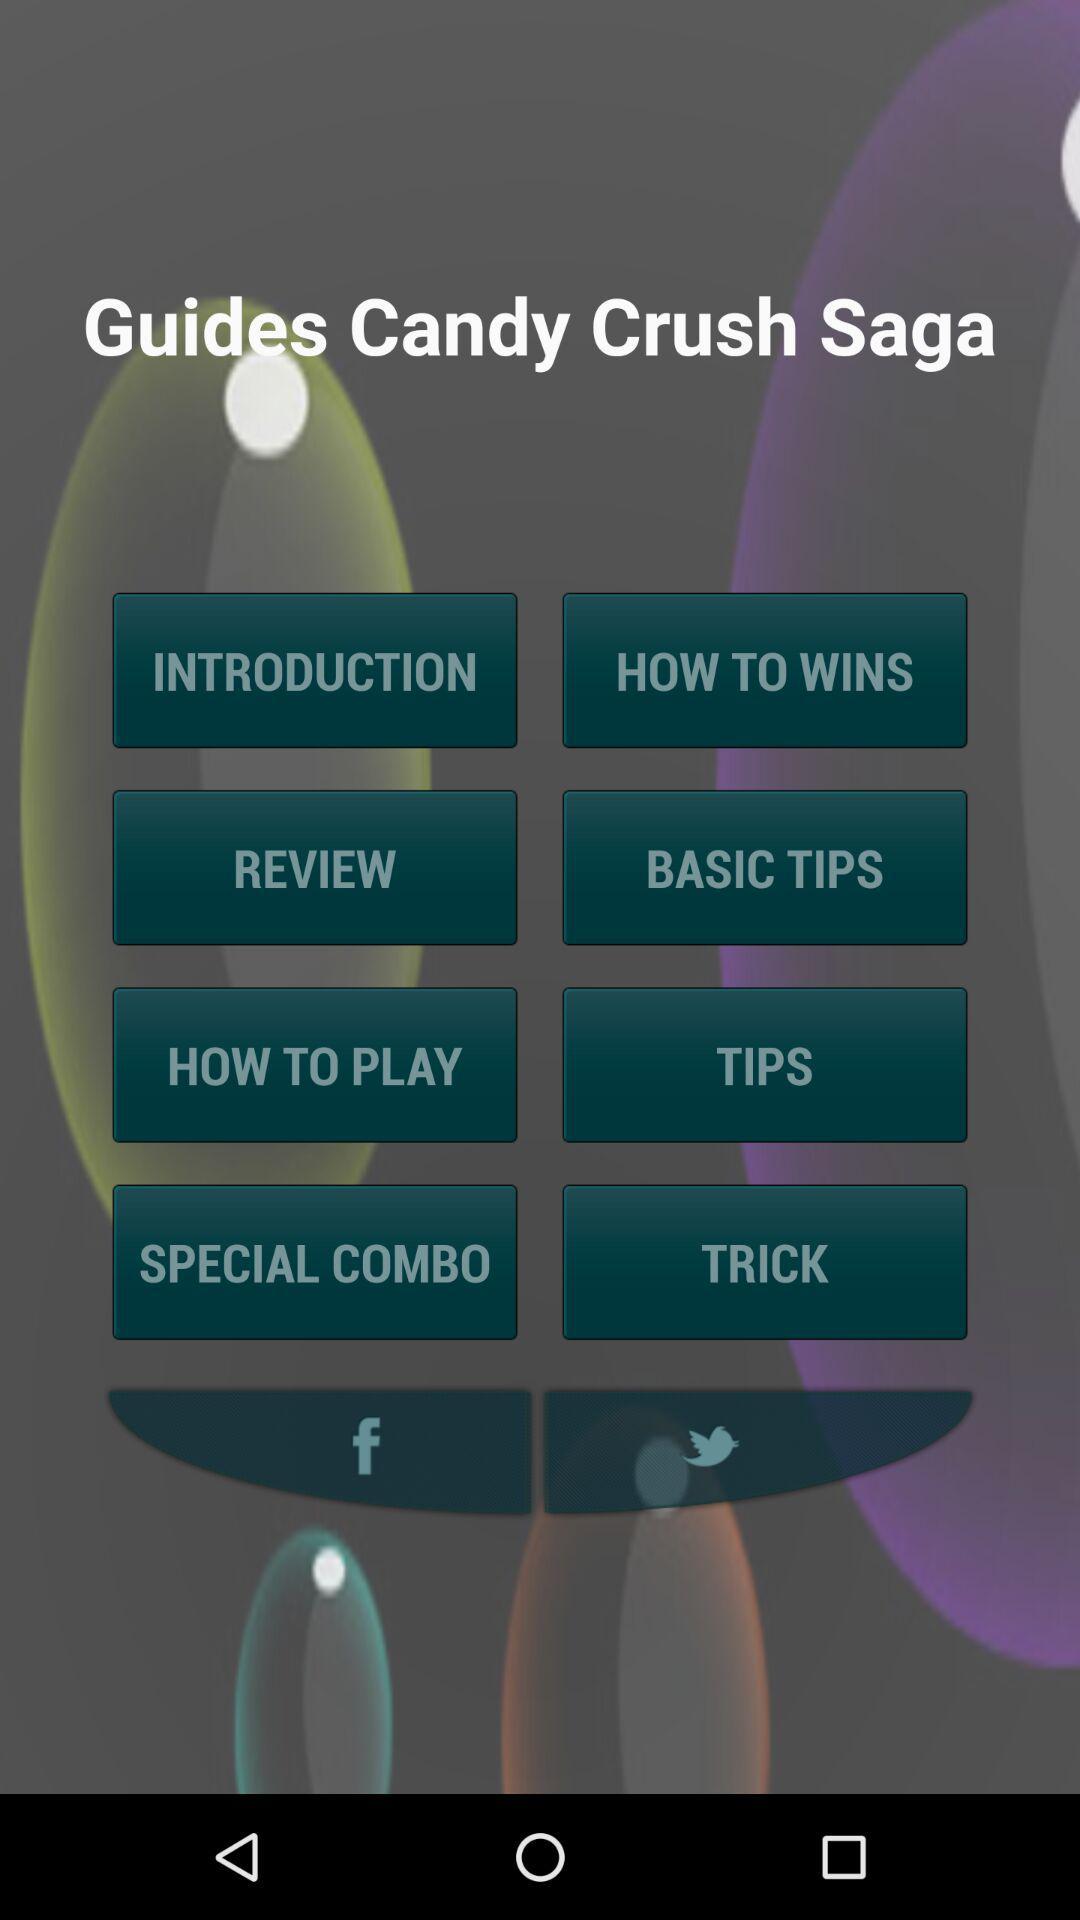 The width and height of the screenshot is (1080, 1920). What do you see at coordinates (315, 670) in the screenshot?
I see `the icon above the review item` at bounding box center [315, 670].